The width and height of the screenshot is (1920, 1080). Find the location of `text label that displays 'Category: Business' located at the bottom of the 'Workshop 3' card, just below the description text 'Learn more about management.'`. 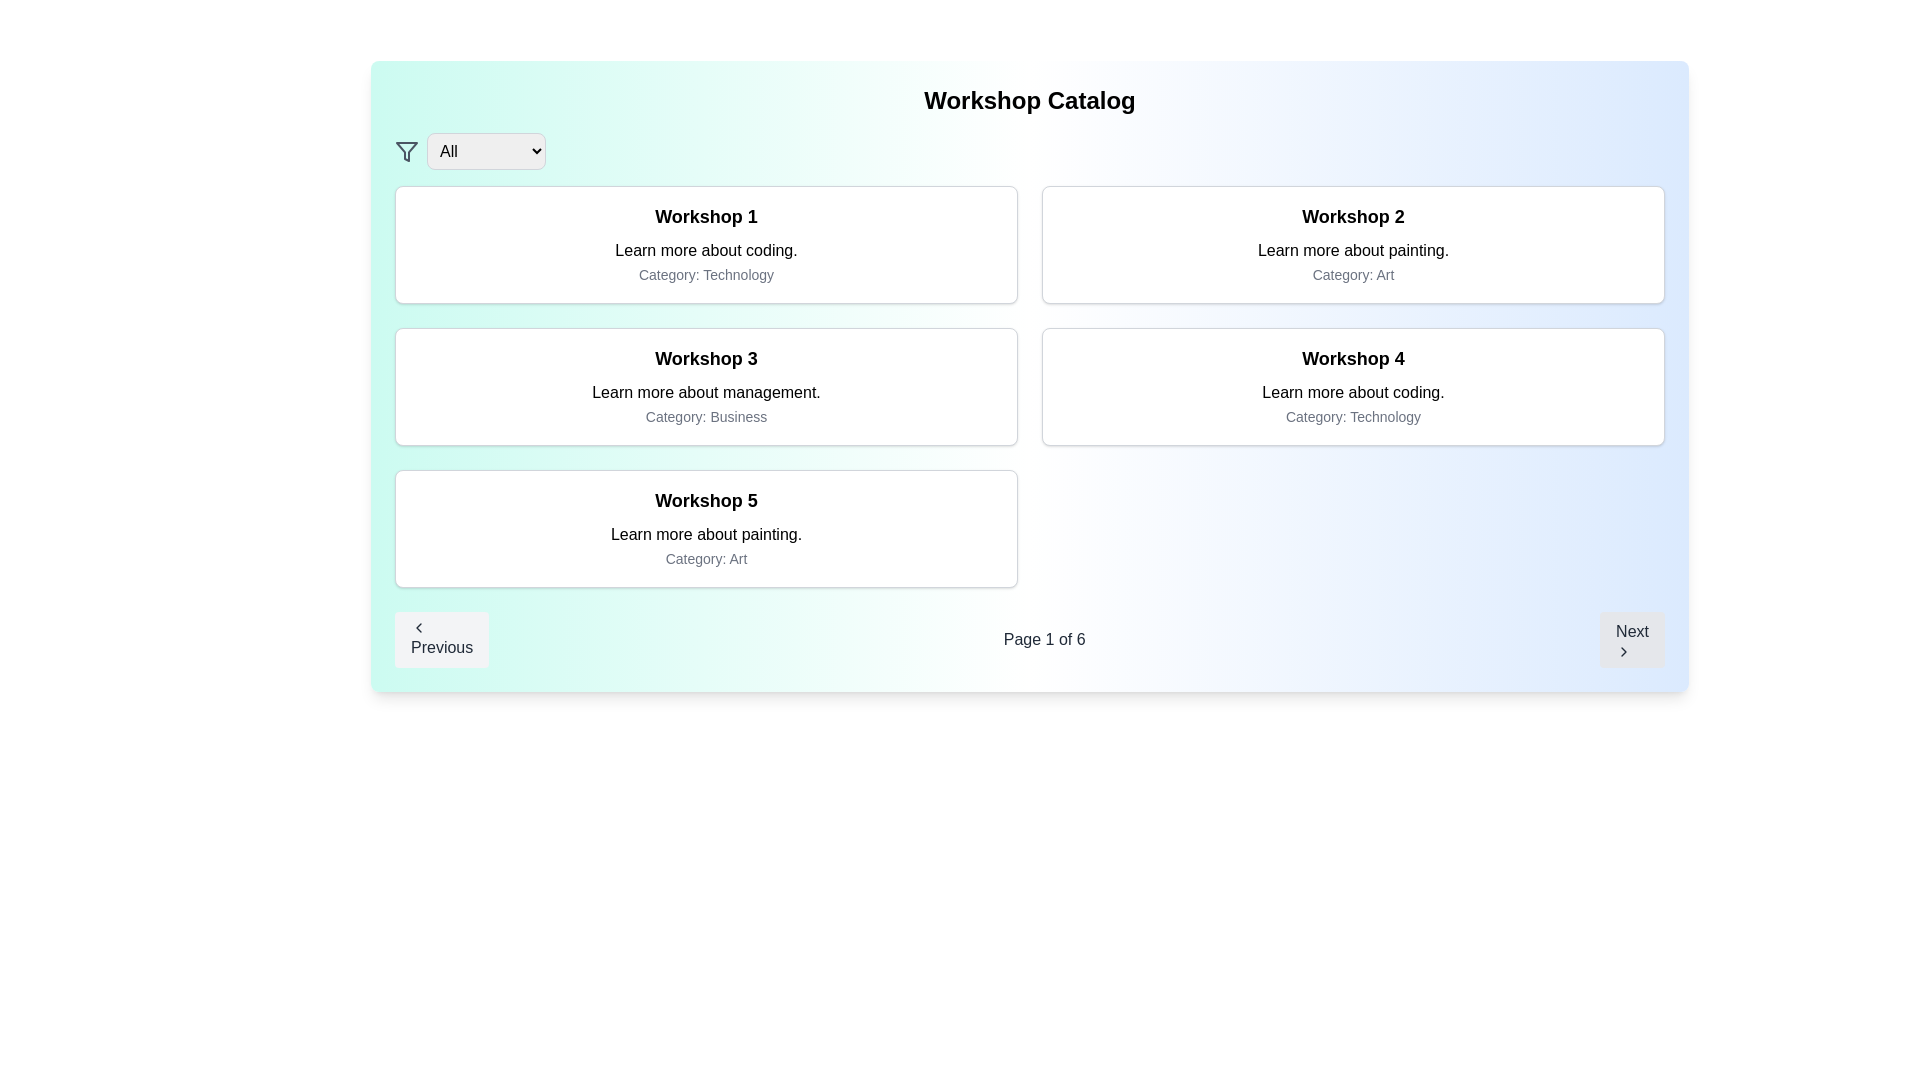

text label that displays 'Category: Business' located at the bottom of the 'Workshop 3' card, just below the description text 'Learn more about management.' is located at coordinates (706, 415).